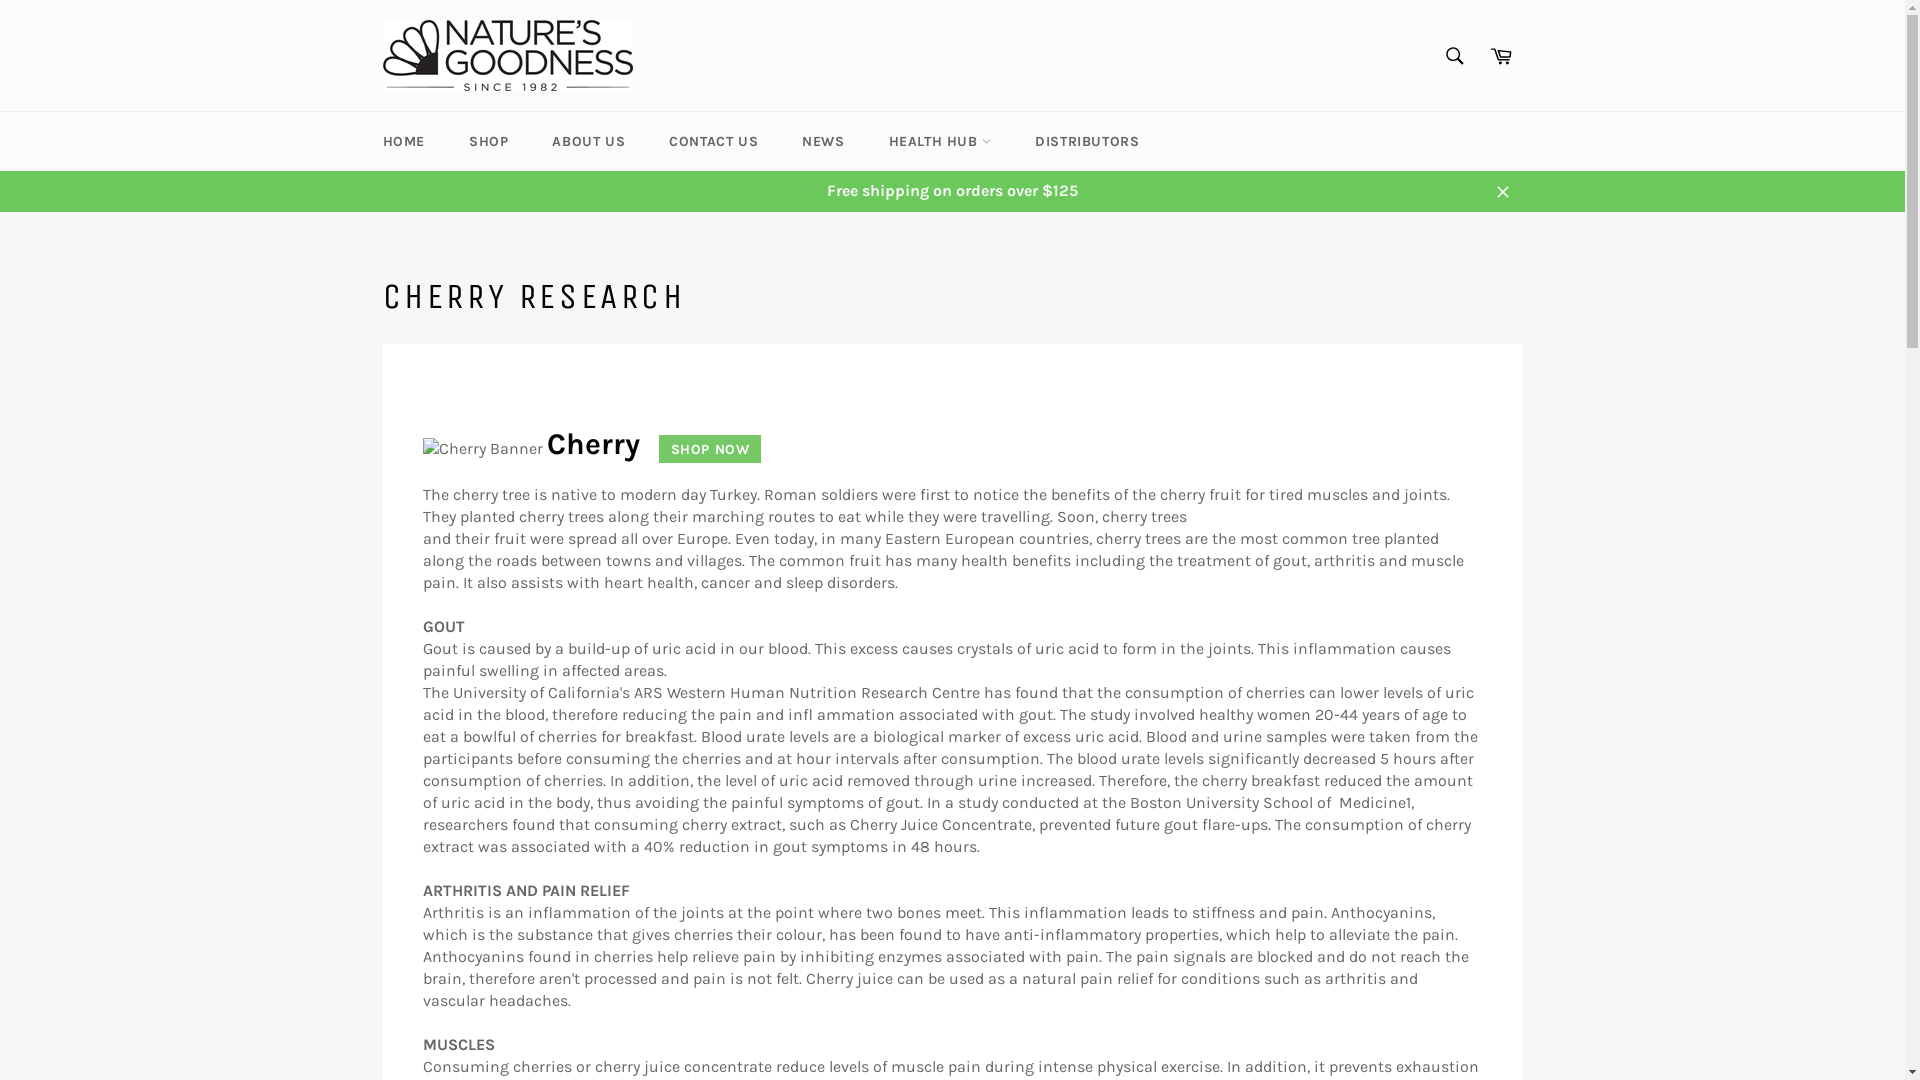  I want to click on 'CONTACT US', so click(713, 140).